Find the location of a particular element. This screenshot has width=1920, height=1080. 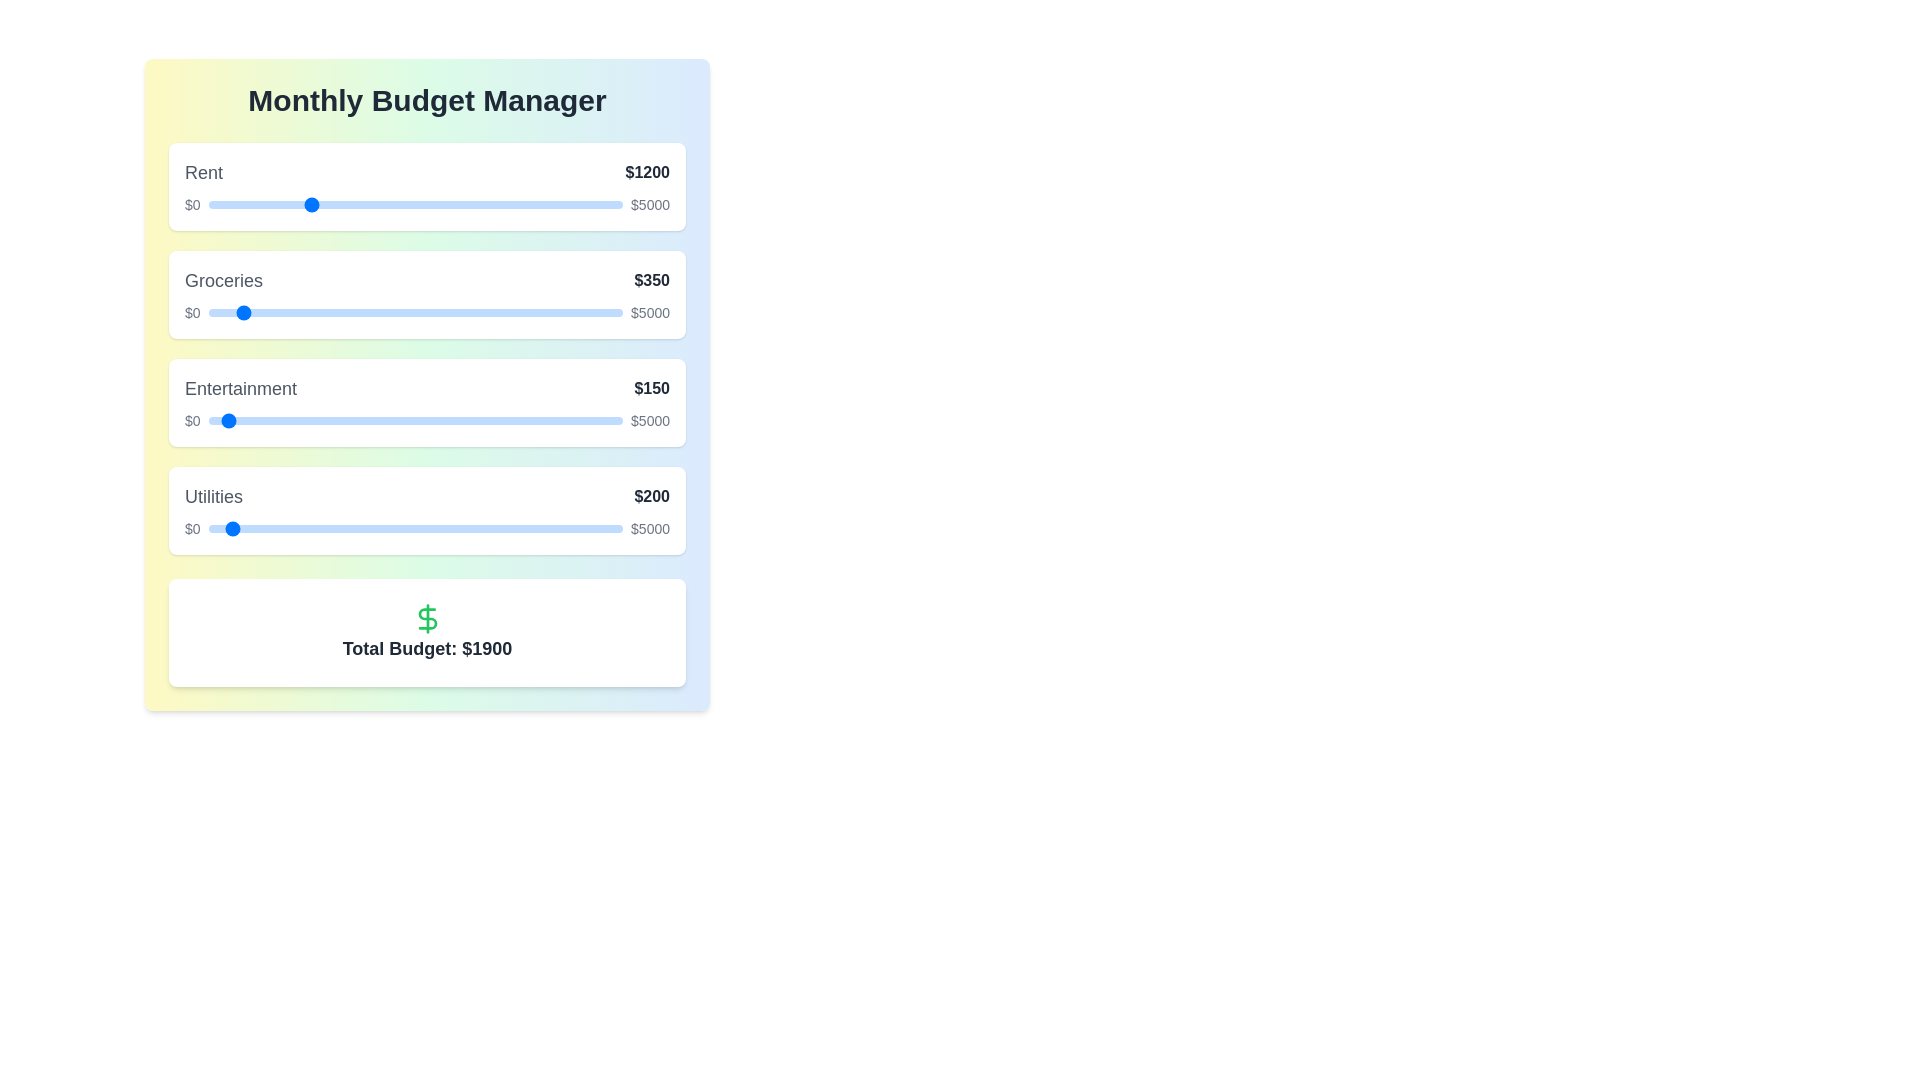

groceries budget is located at coordinates (599, 312).